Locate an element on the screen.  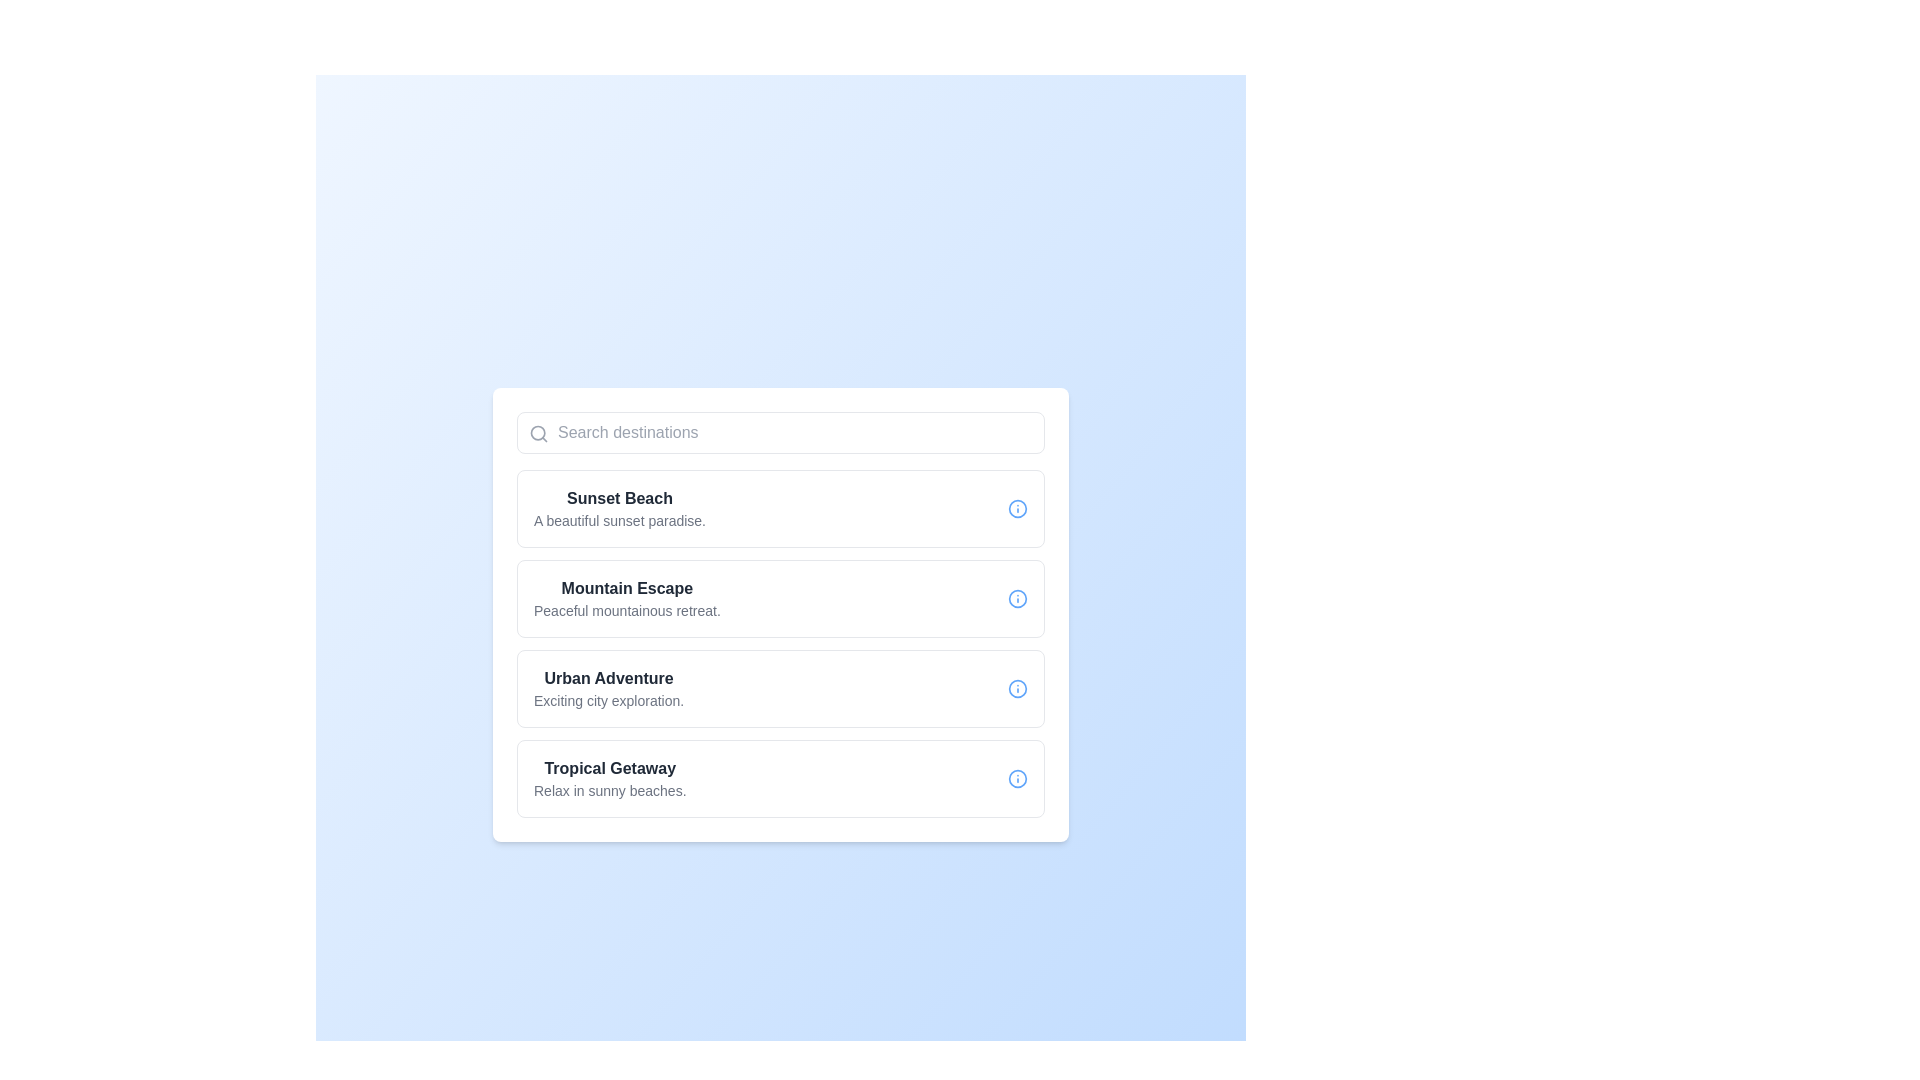
the fourth item in the vertical list of descriptive entries, which represents the selectable option for 'Sunset Beach' is located at coordinates (609, 778).